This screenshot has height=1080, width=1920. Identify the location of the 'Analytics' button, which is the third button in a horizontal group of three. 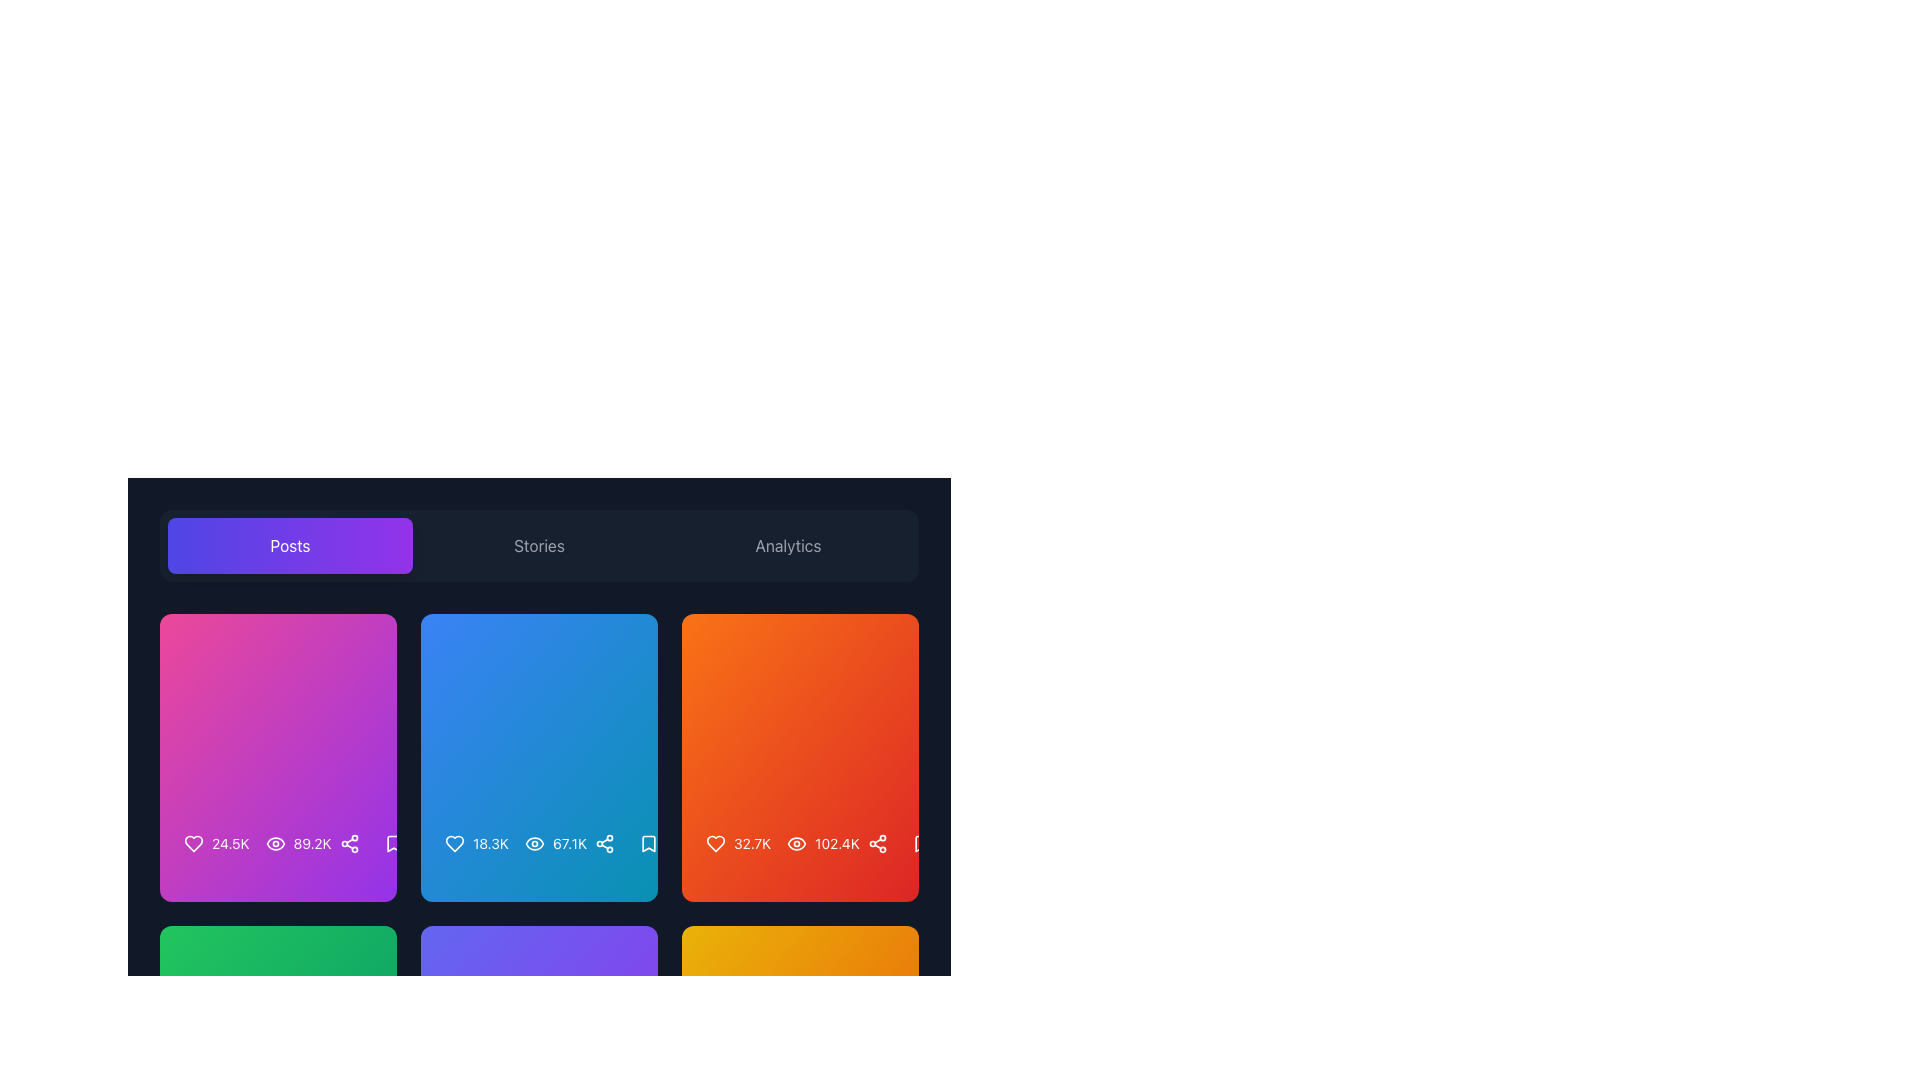
(787, 546).